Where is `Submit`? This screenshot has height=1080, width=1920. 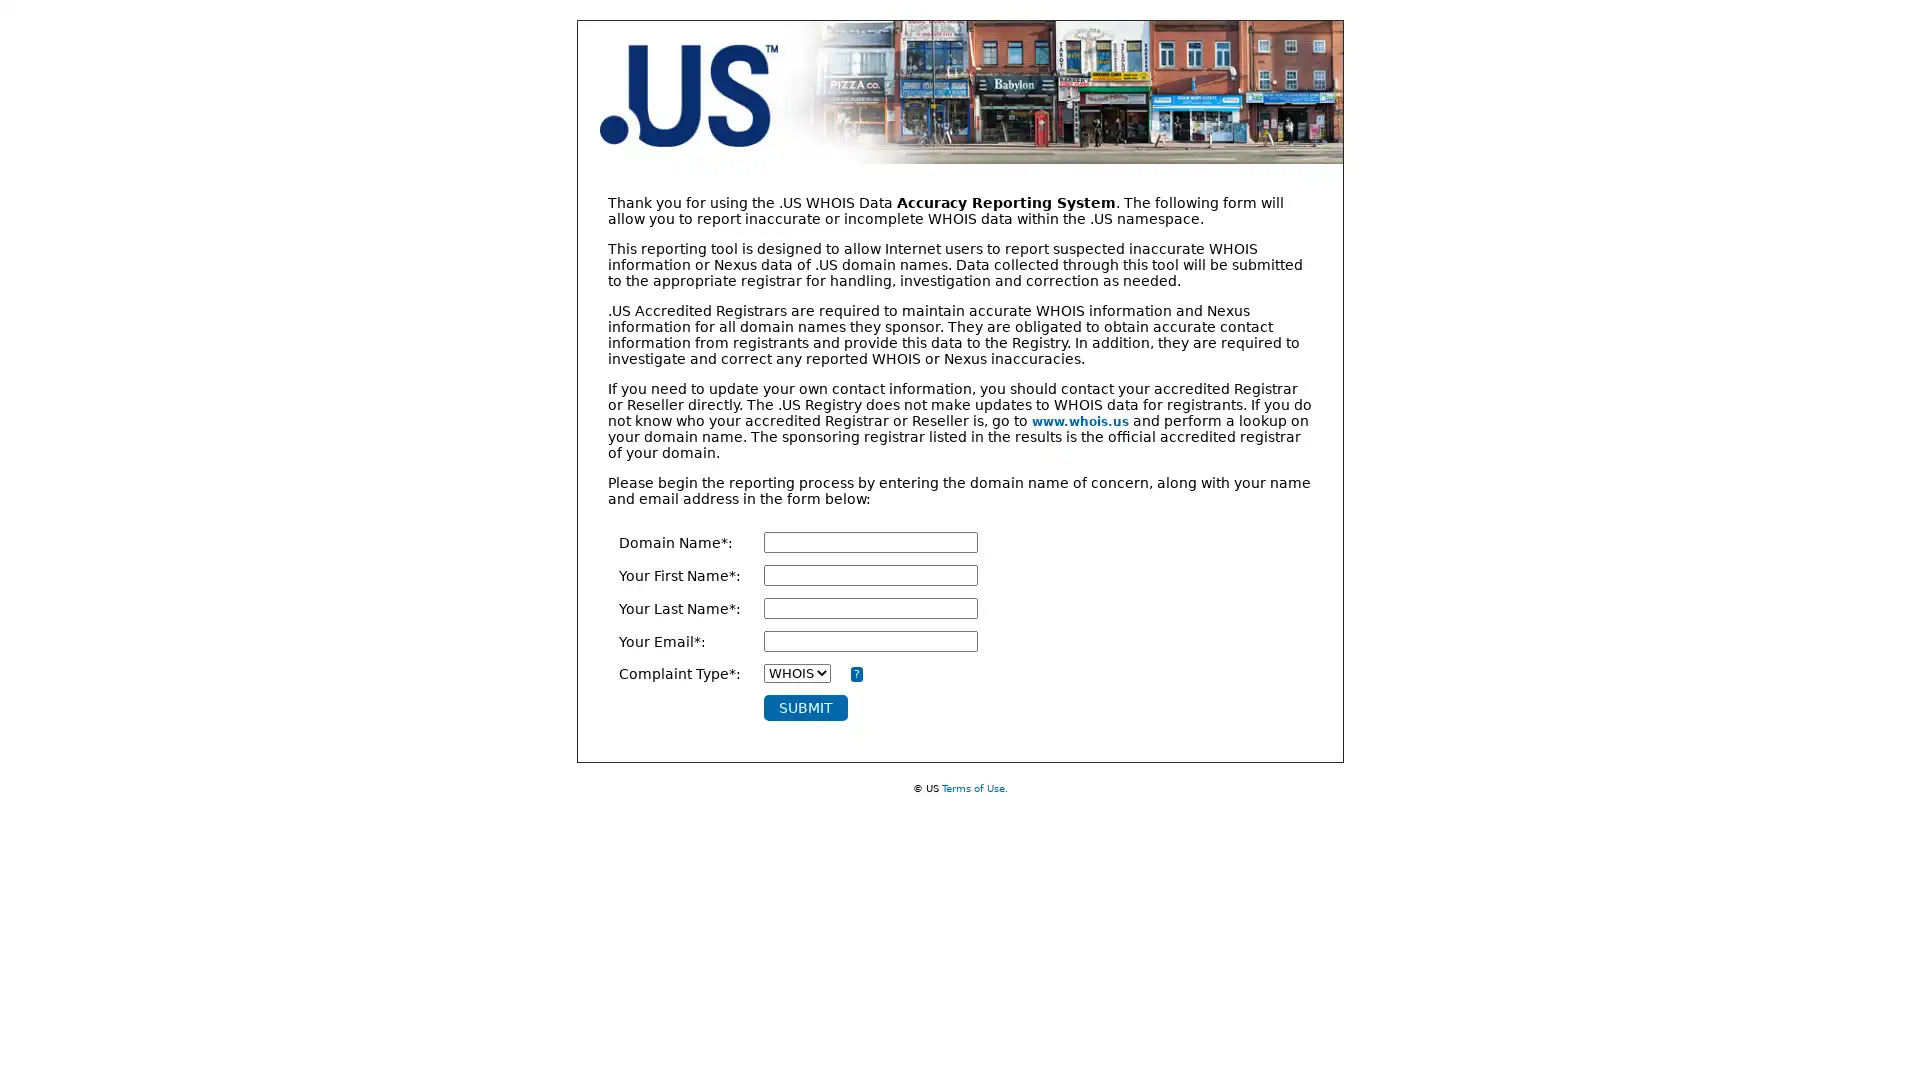 Submit is located at coordinates (805, 707).